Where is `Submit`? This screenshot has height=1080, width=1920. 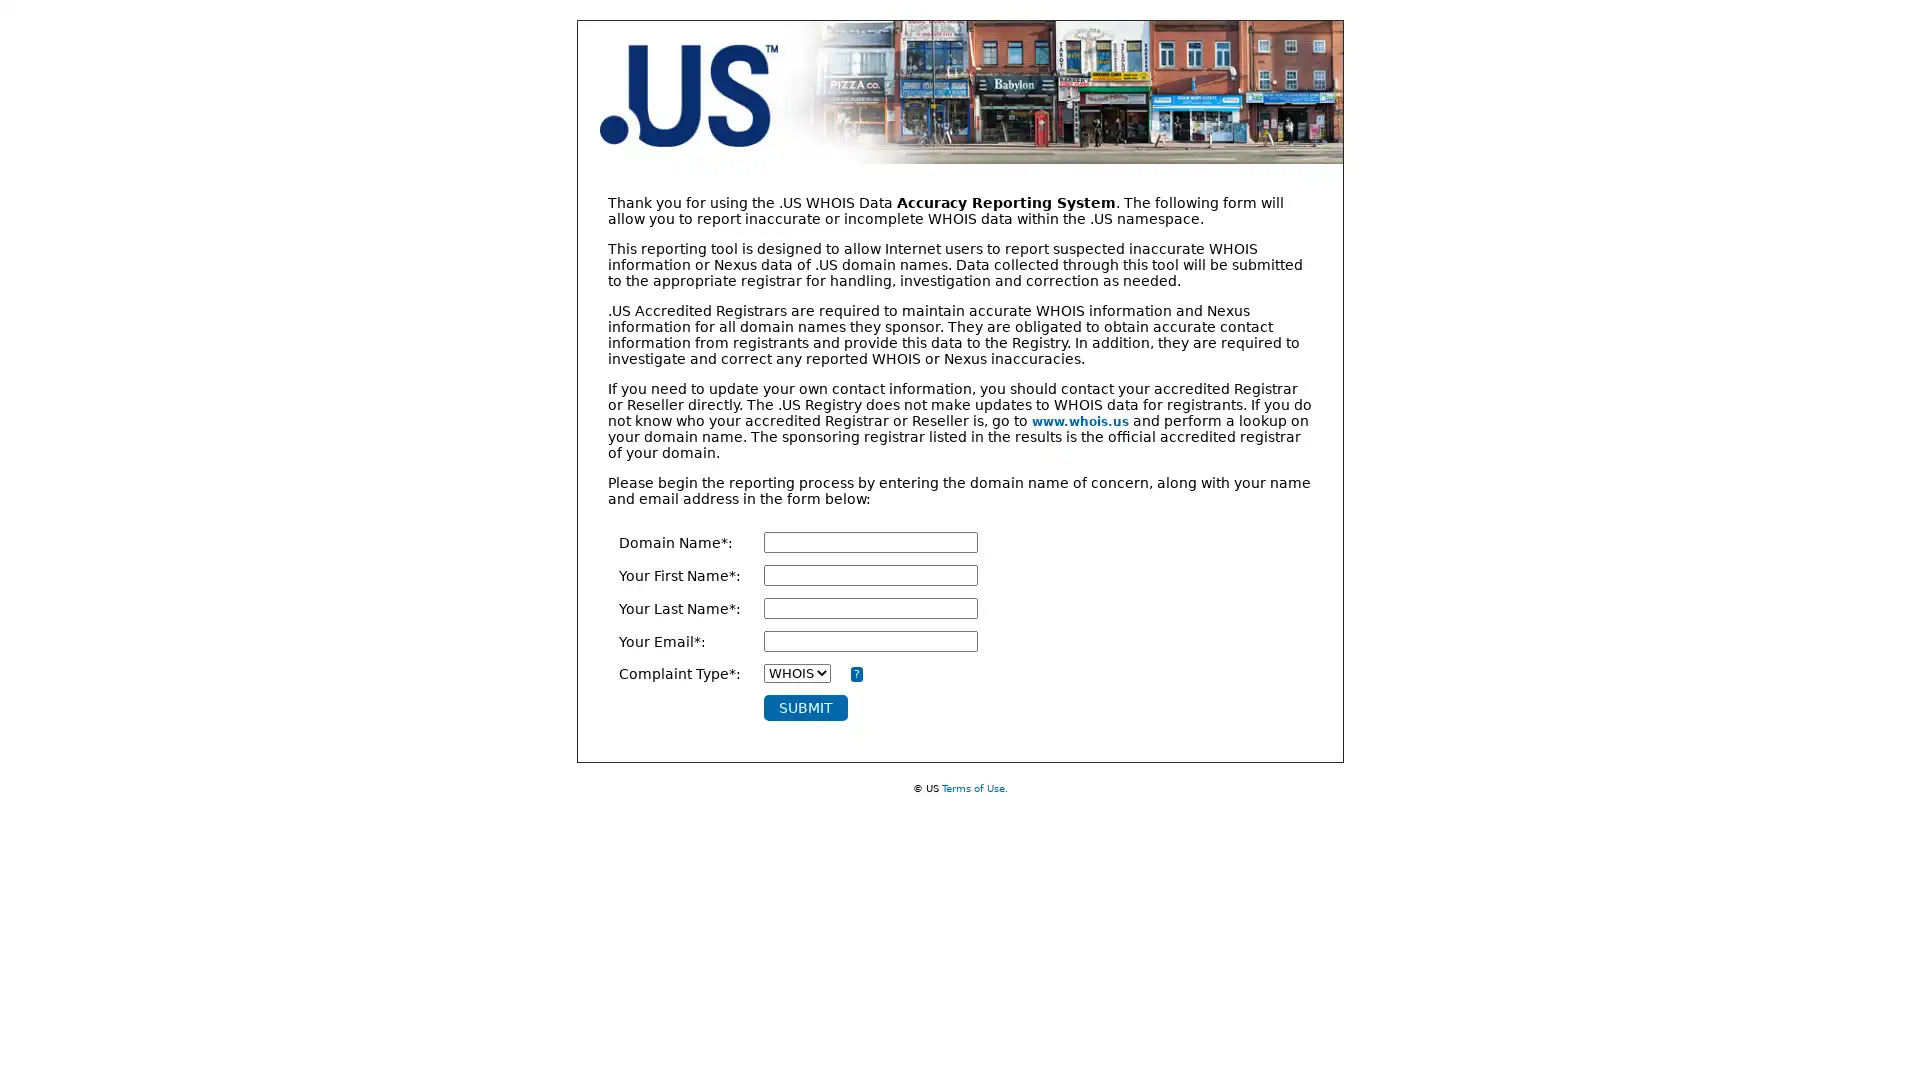 Submit is located at coordinates (805, 707).